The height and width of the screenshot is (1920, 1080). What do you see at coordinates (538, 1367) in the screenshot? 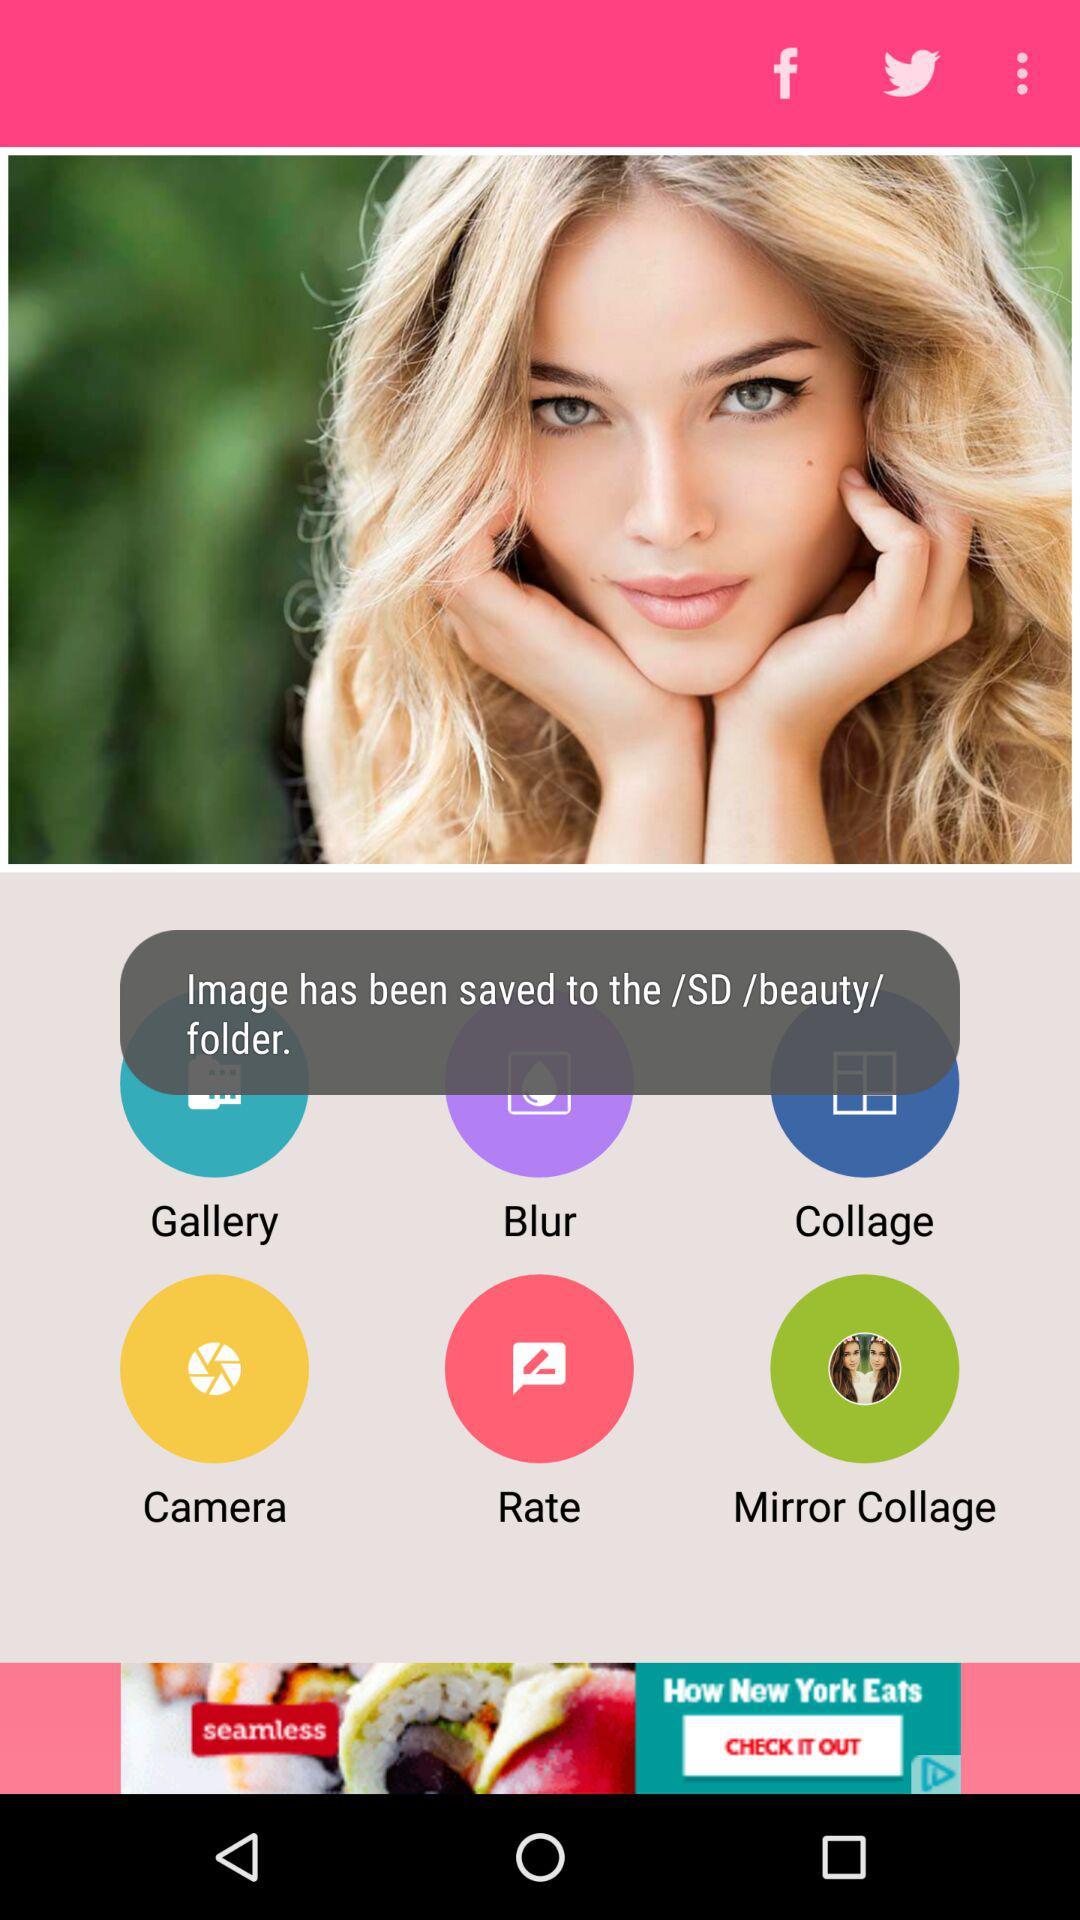
I see `rate` at bounding box center [538, 1367].